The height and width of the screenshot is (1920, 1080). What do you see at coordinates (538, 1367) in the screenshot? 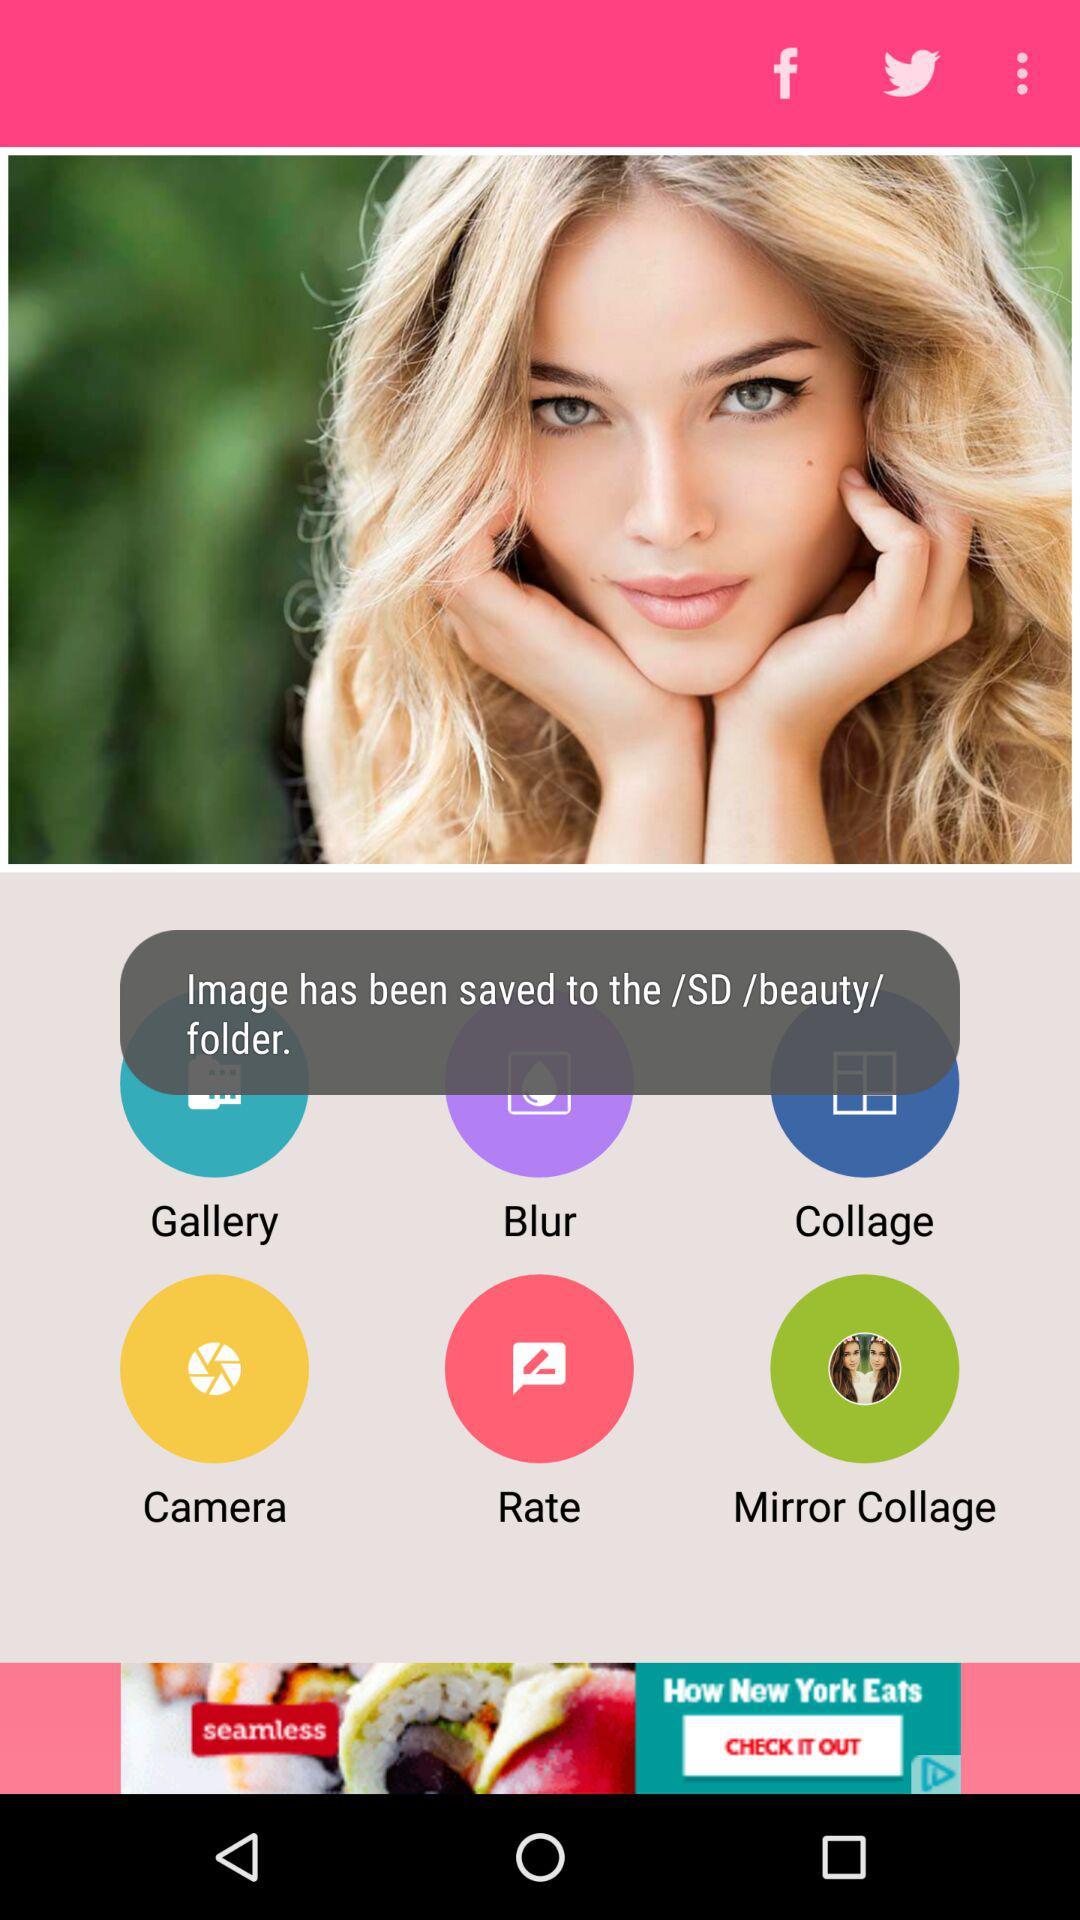
I see `rate` at bounding box center [538, 1367].